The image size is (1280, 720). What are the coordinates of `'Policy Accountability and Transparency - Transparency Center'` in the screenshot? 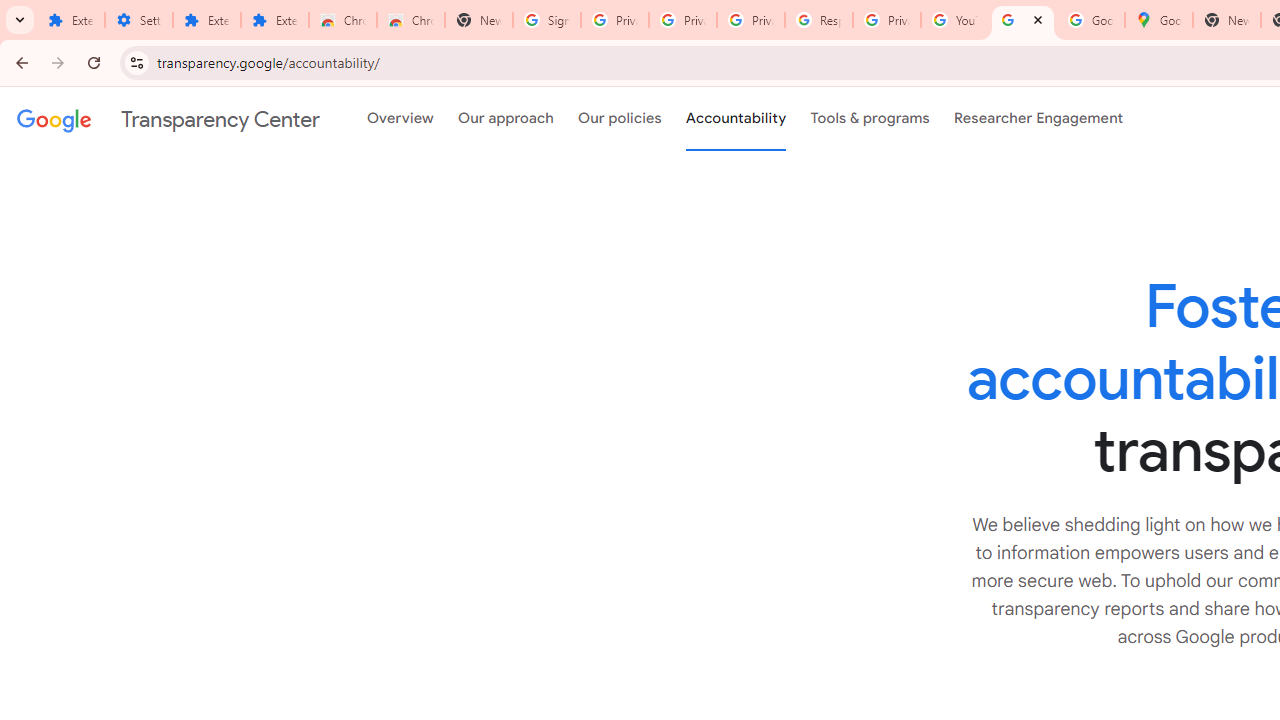 It's located at (1023, 20).